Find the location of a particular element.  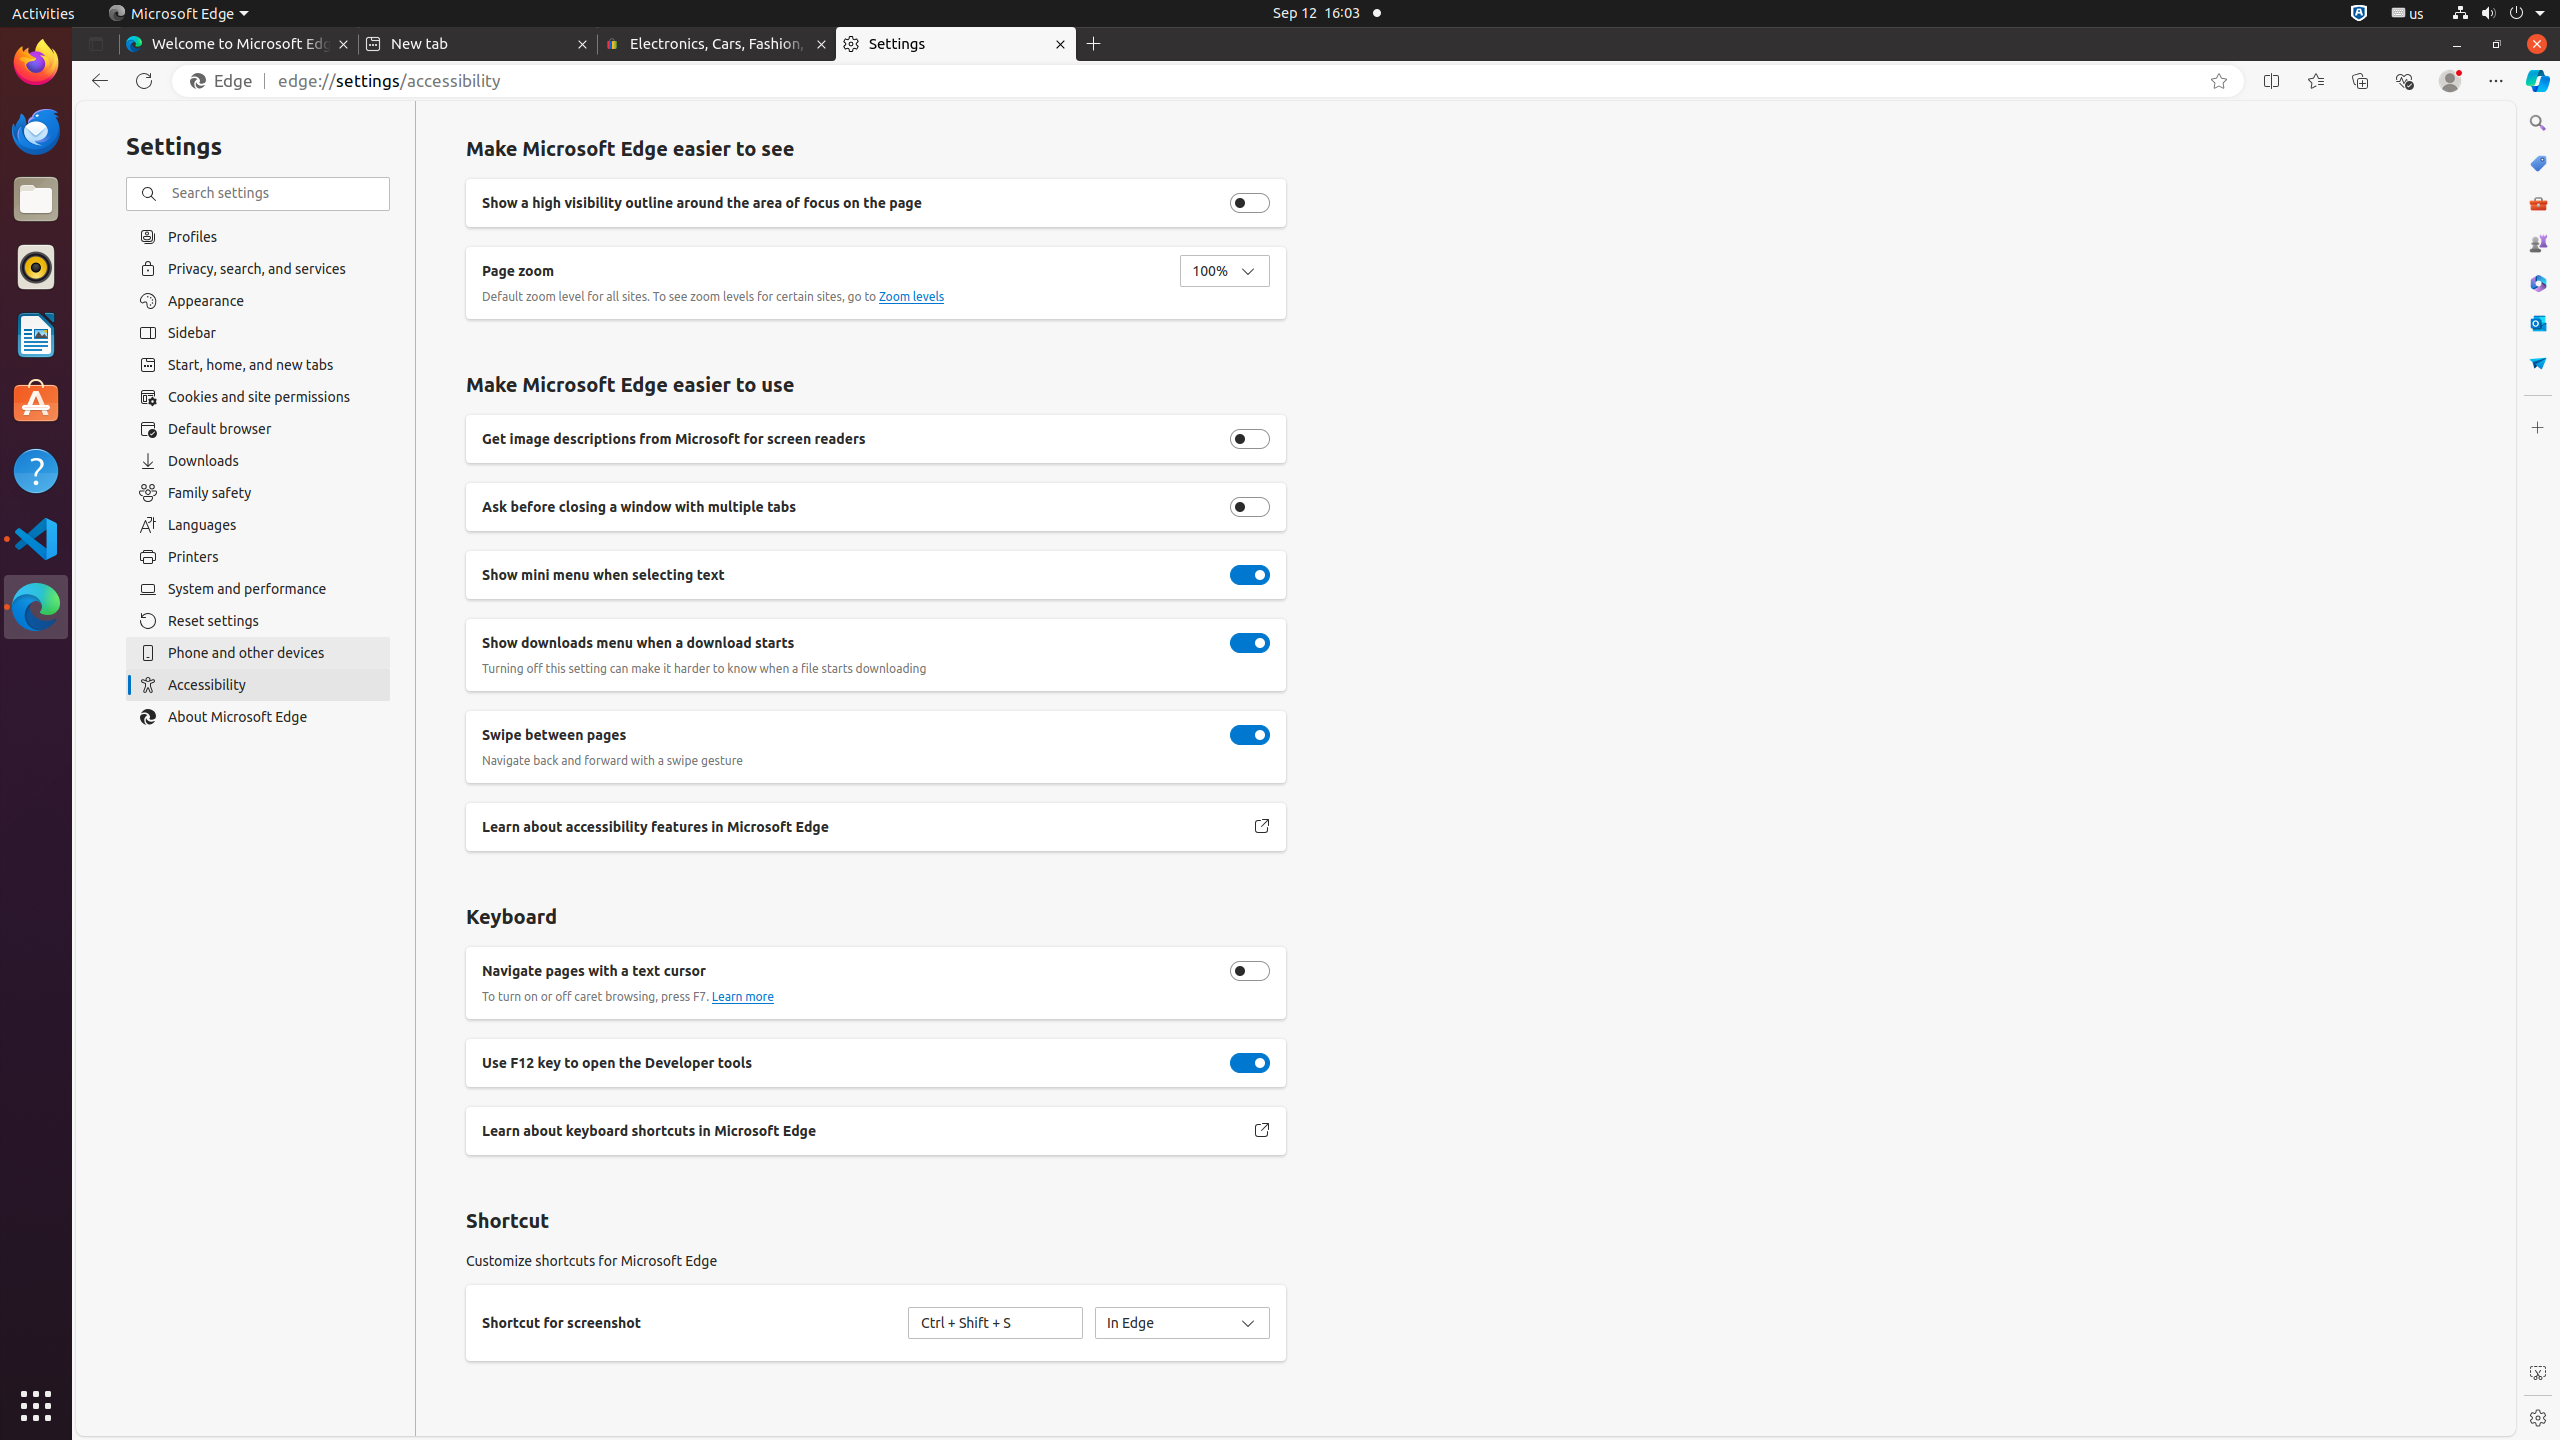

'Learn more about caret browsing.' is located at coordinates (741, 996).